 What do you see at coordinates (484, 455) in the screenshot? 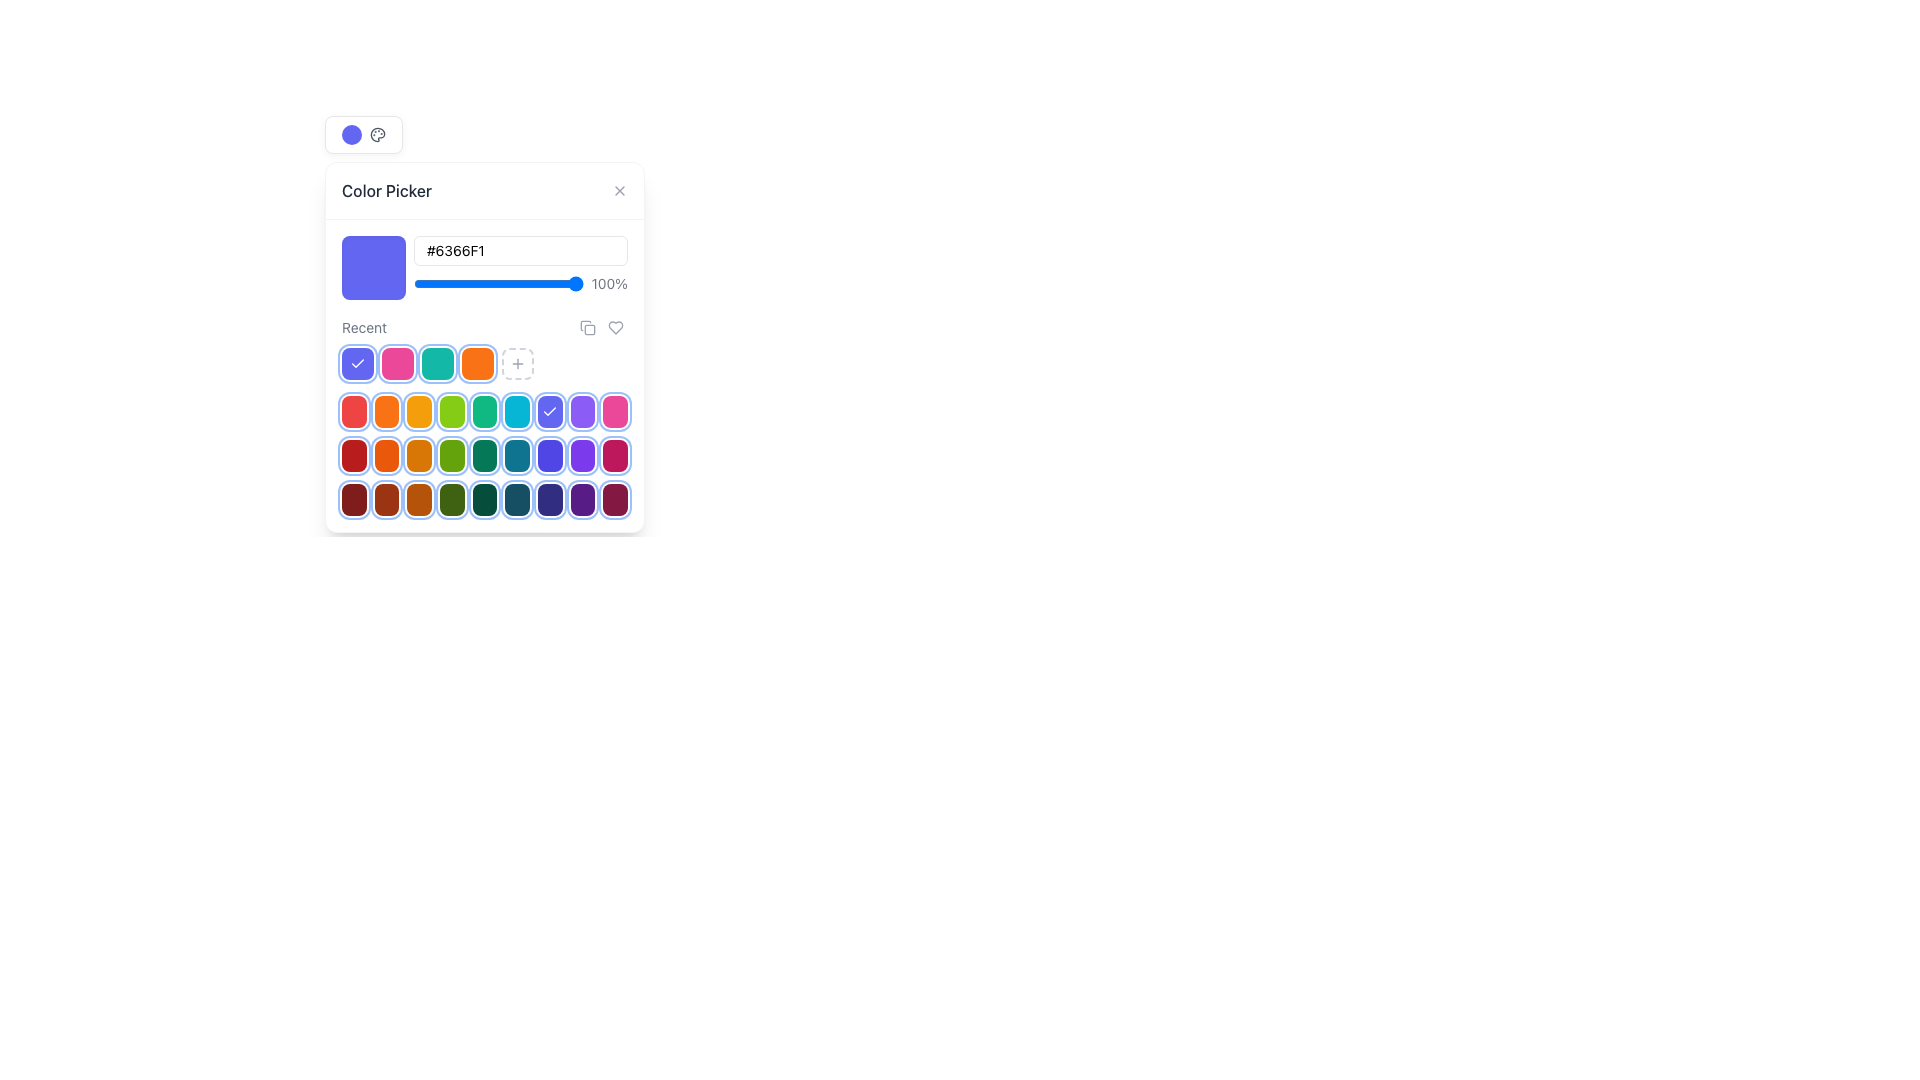
I see `the fifth color selection button in the color picker interface` at bounding box center [484, 455].